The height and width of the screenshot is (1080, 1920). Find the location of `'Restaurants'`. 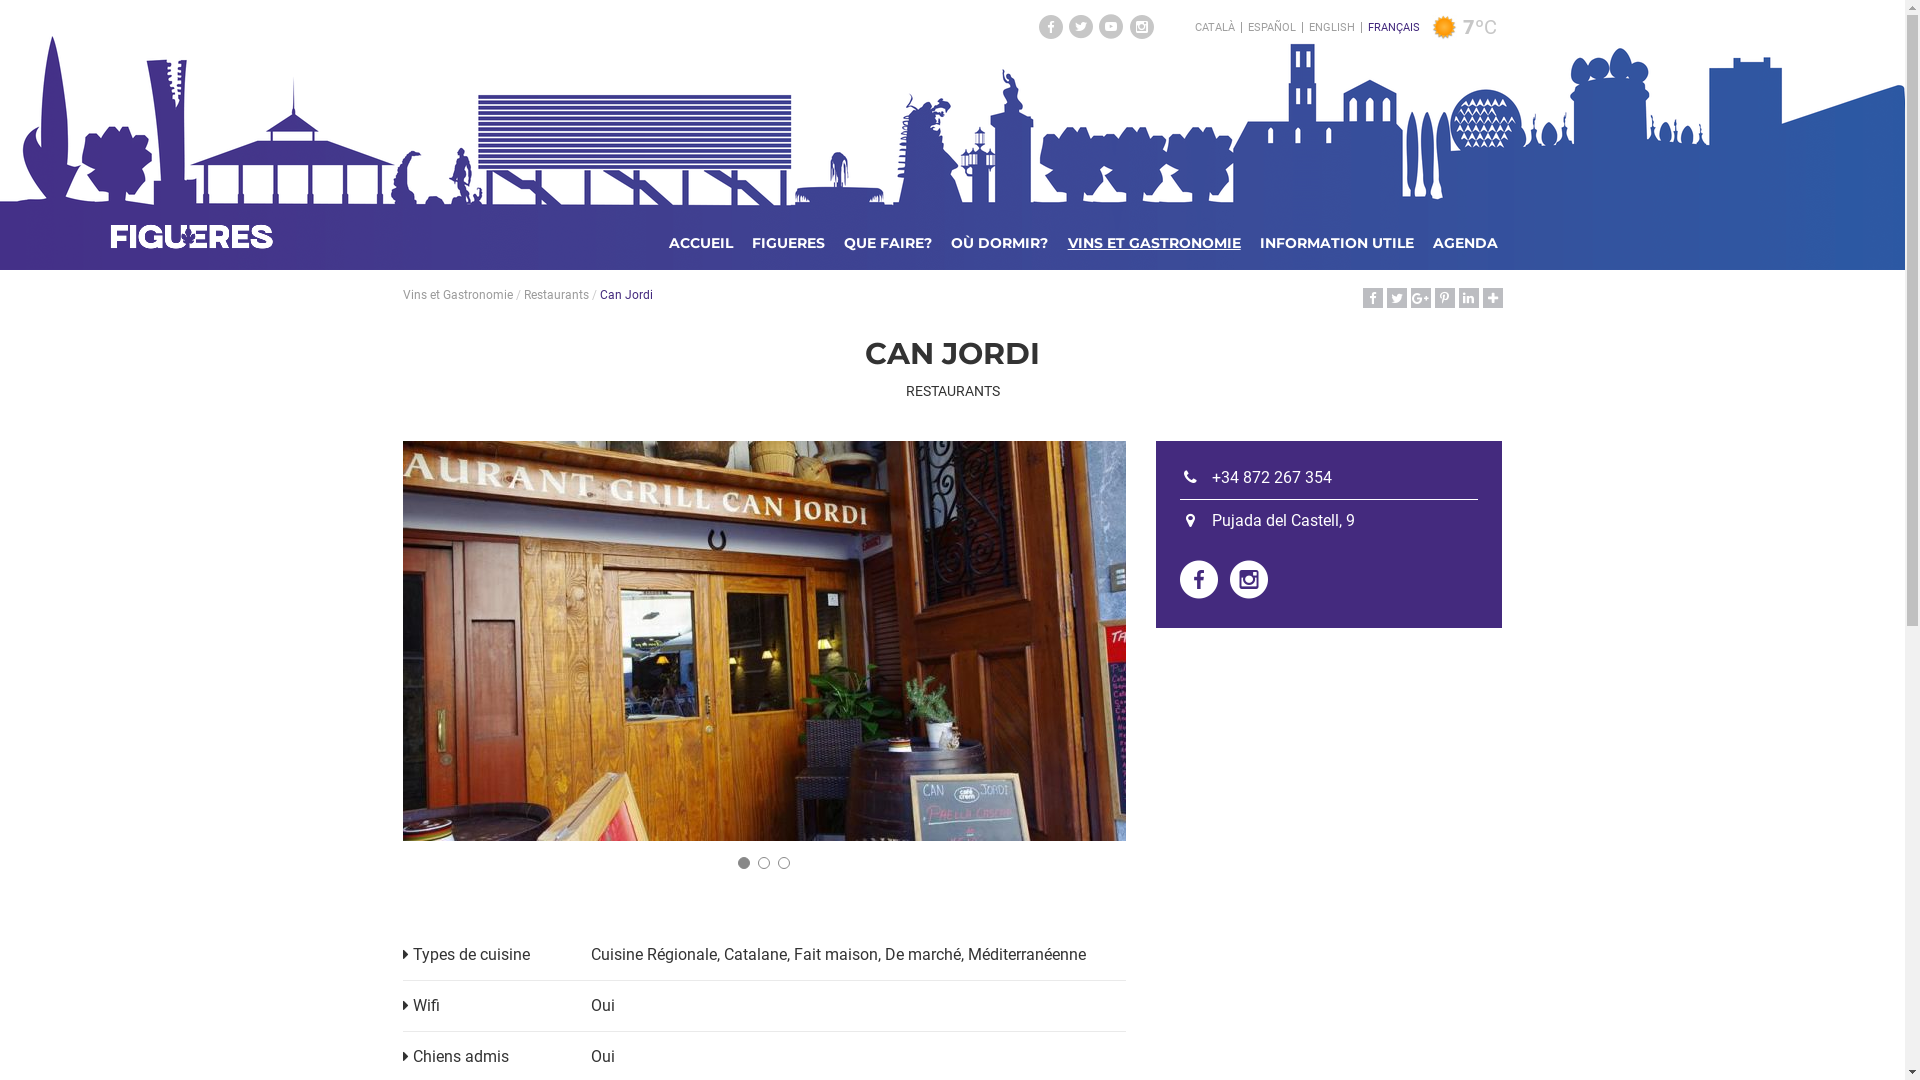

'Restaurants' is located at coordinates (556, 294).